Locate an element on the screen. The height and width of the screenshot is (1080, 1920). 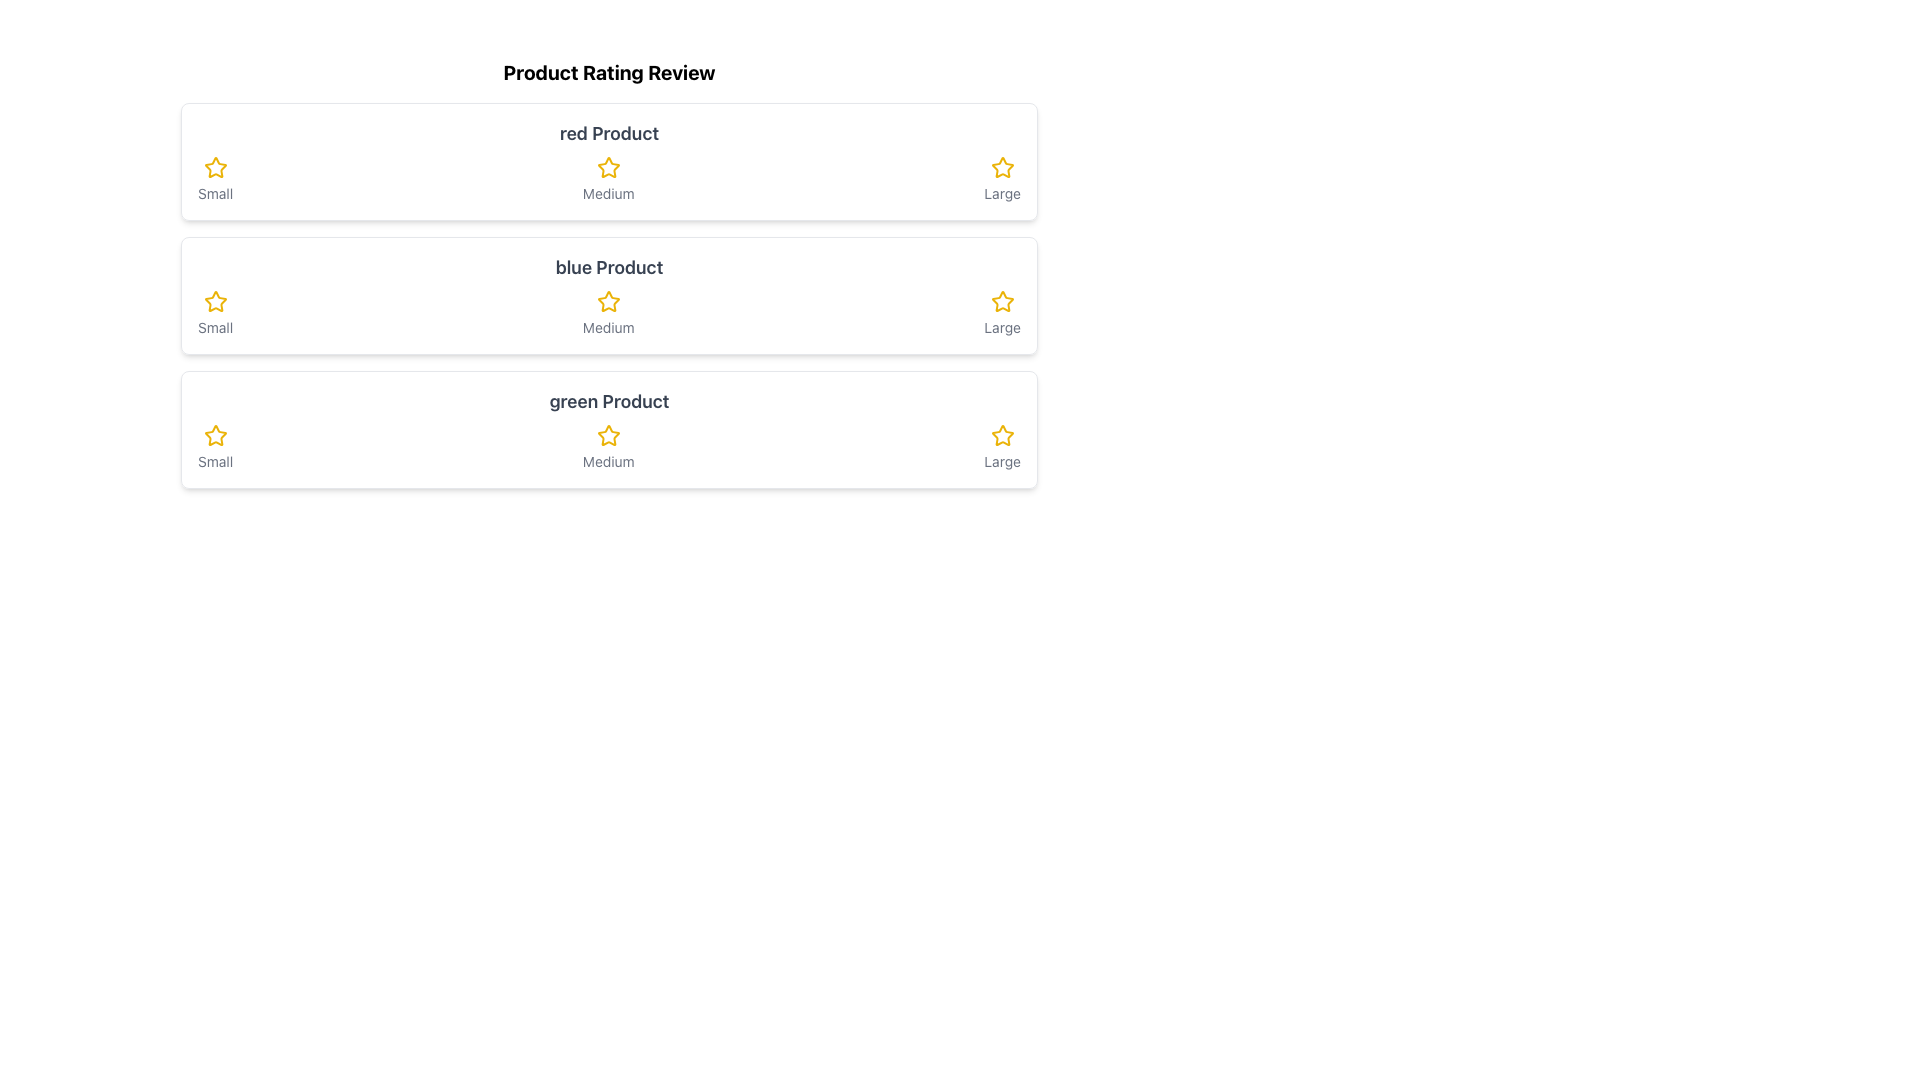
label of the 'Medium' selection option in the Green Product section, which is the middle item in a horizontal layout containing 'Small', 'Medium', and 'Large' is located at coordinates (607, 446).